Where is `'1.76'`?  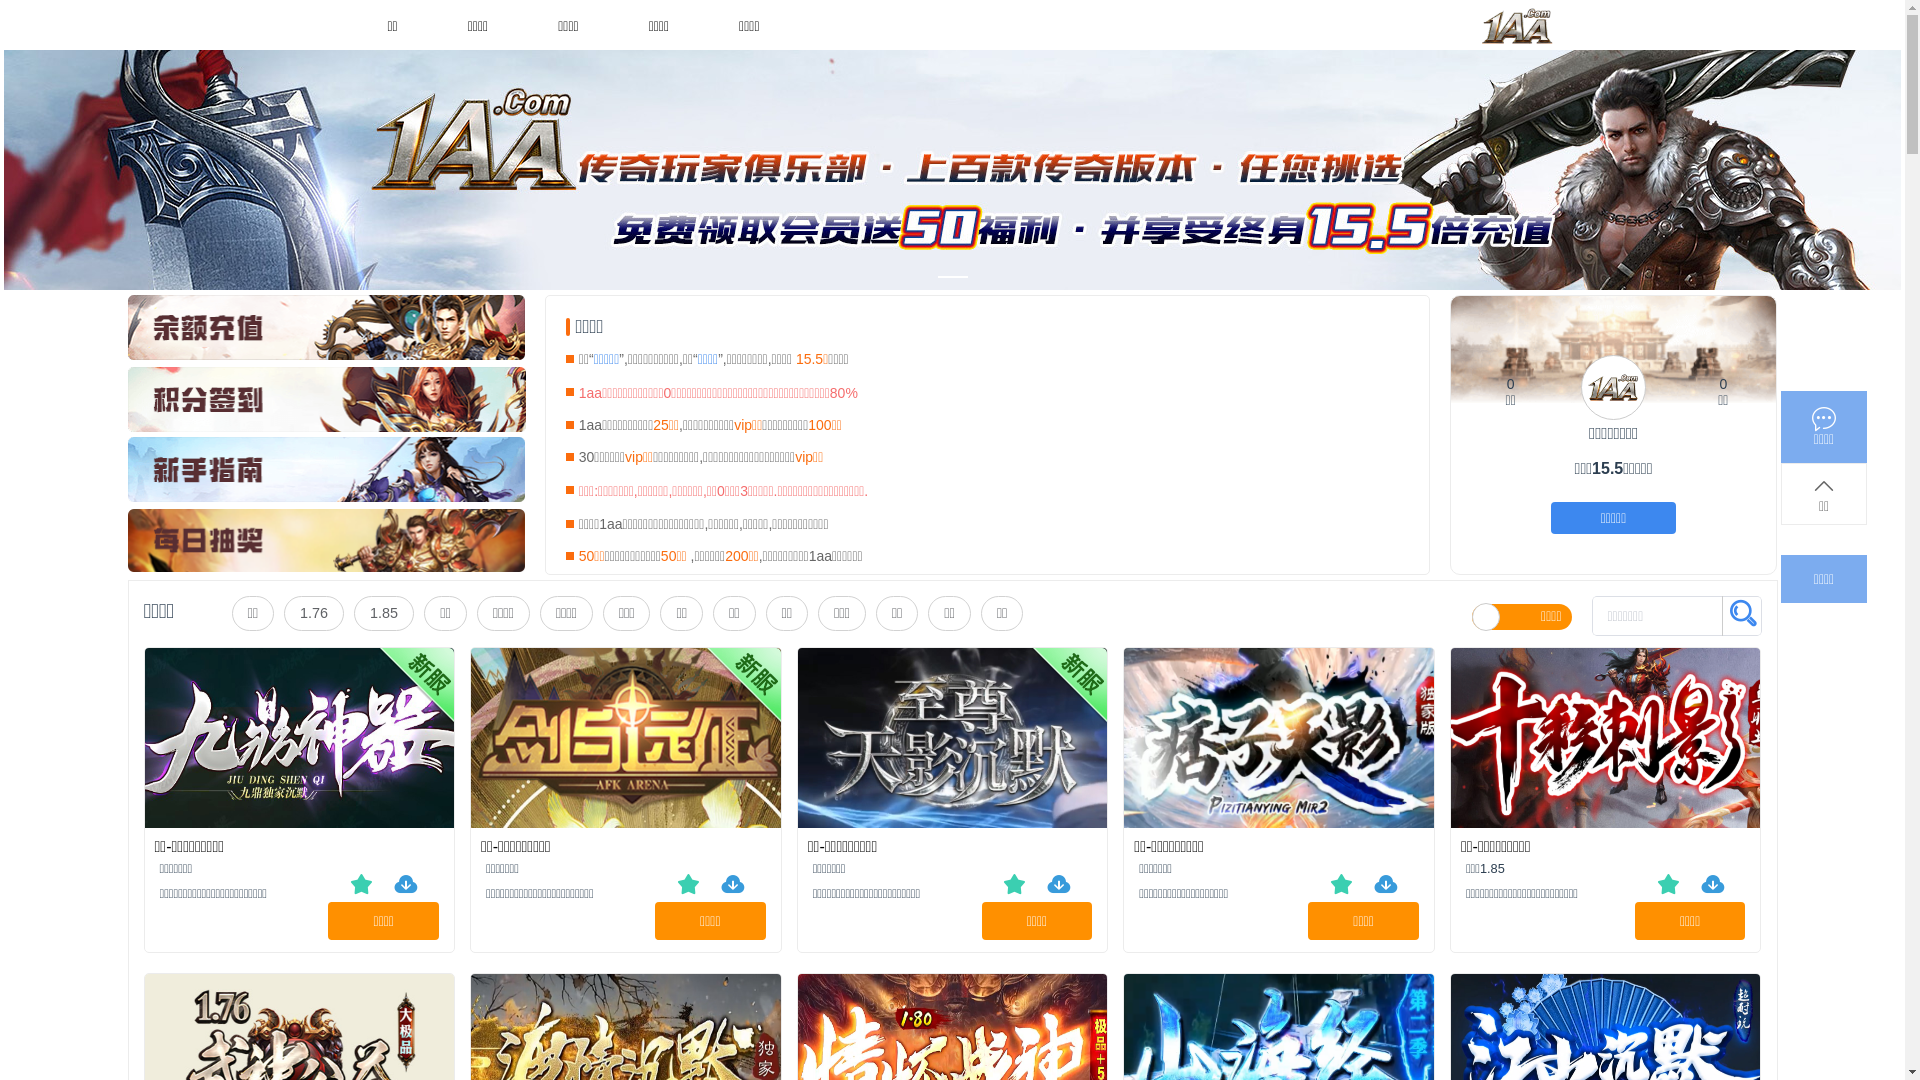
'1.76' is located at coordinates (282, 612).